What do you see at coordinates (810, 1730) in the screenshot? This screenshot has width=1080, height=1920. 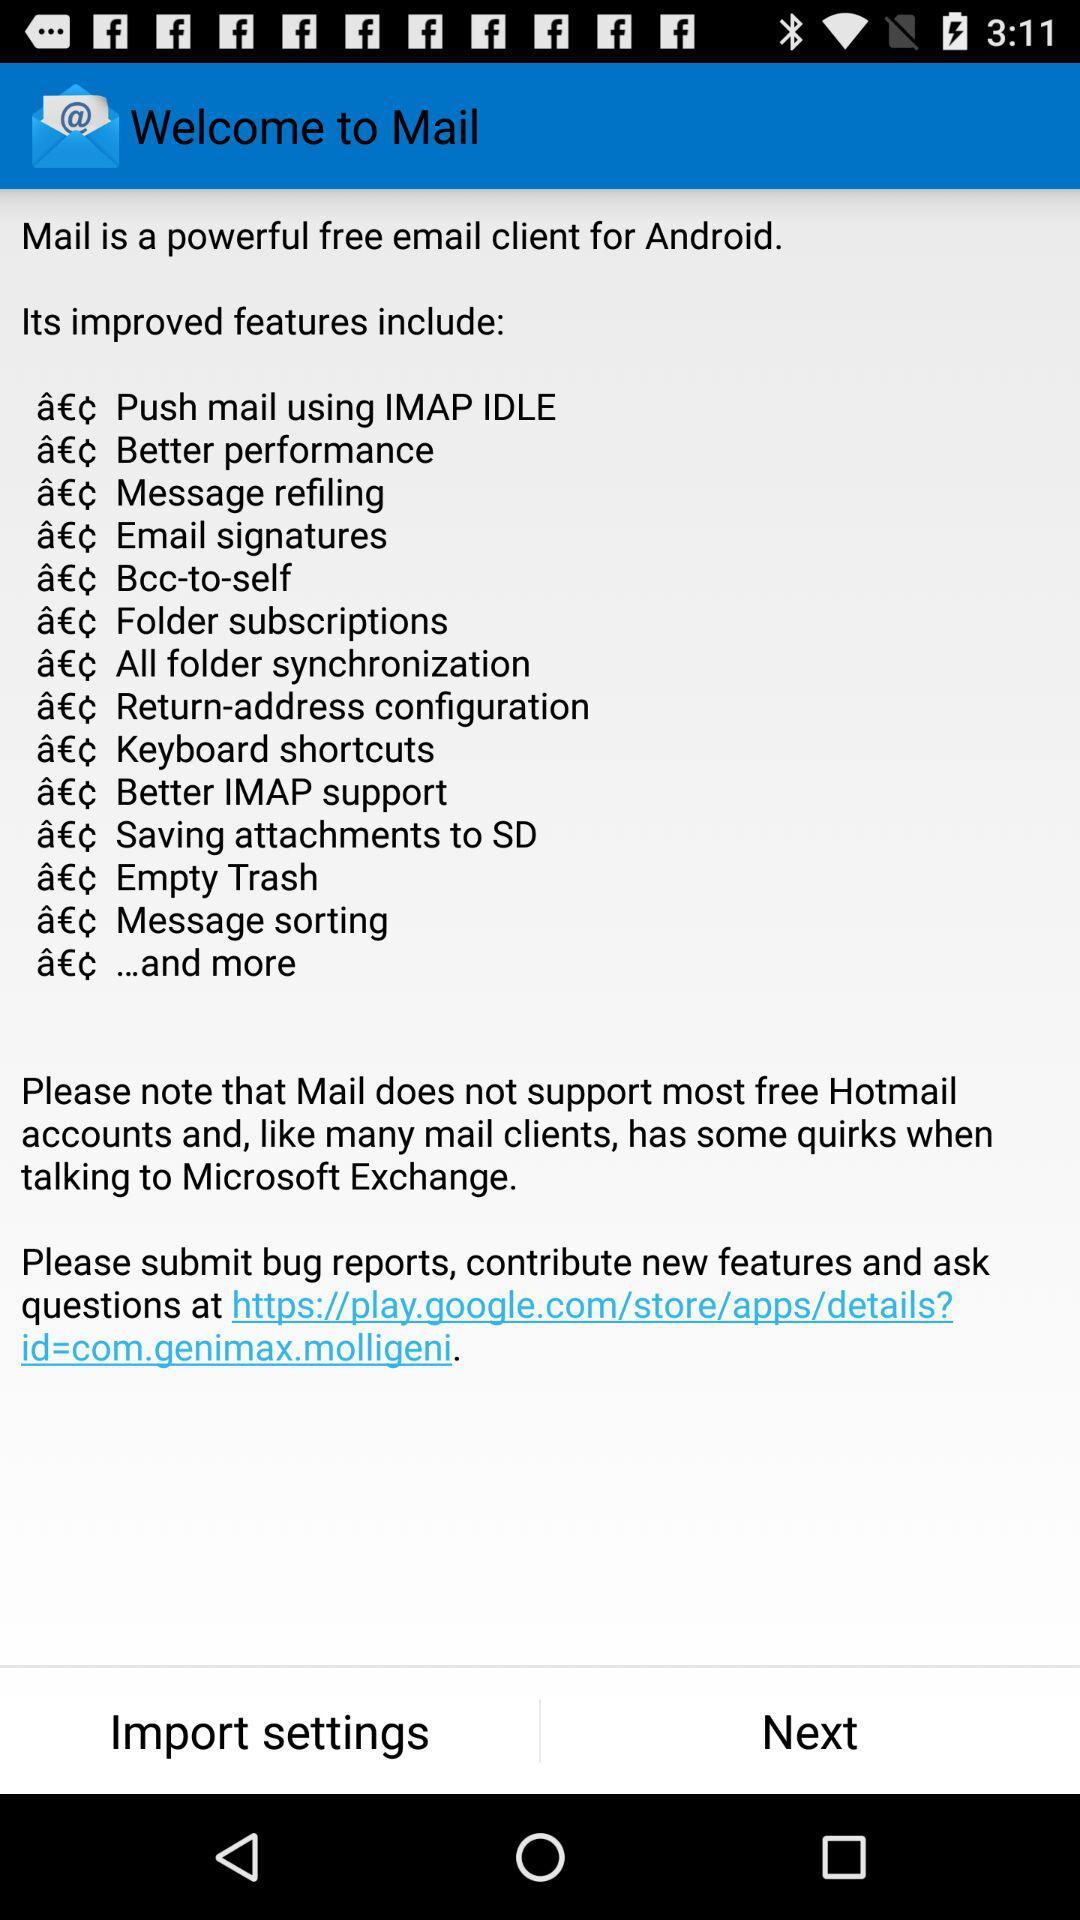 I see `icon next to the import settings` at bounding box center [810, 1730].